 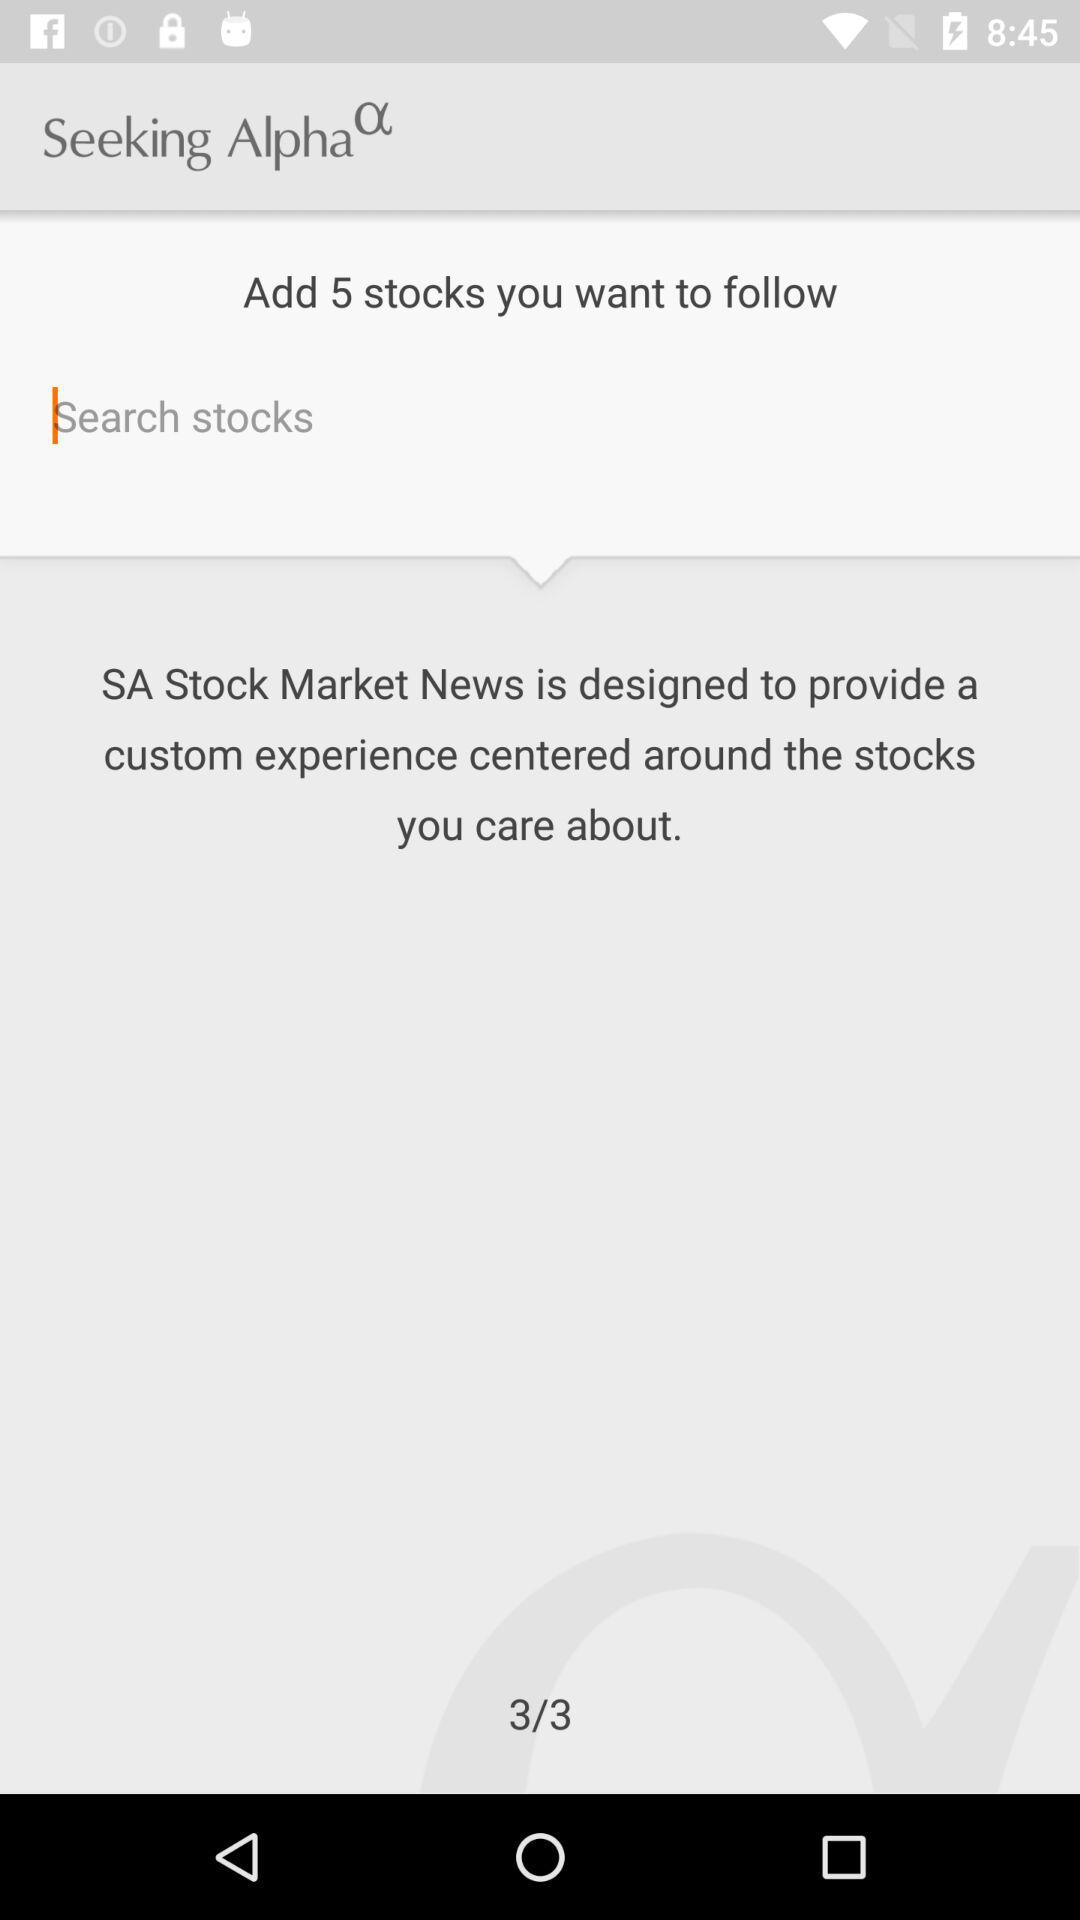 What do you see at coordinates (540, 414) in the screenshot?
I see `type stock name` at bounding box center [540, 414].